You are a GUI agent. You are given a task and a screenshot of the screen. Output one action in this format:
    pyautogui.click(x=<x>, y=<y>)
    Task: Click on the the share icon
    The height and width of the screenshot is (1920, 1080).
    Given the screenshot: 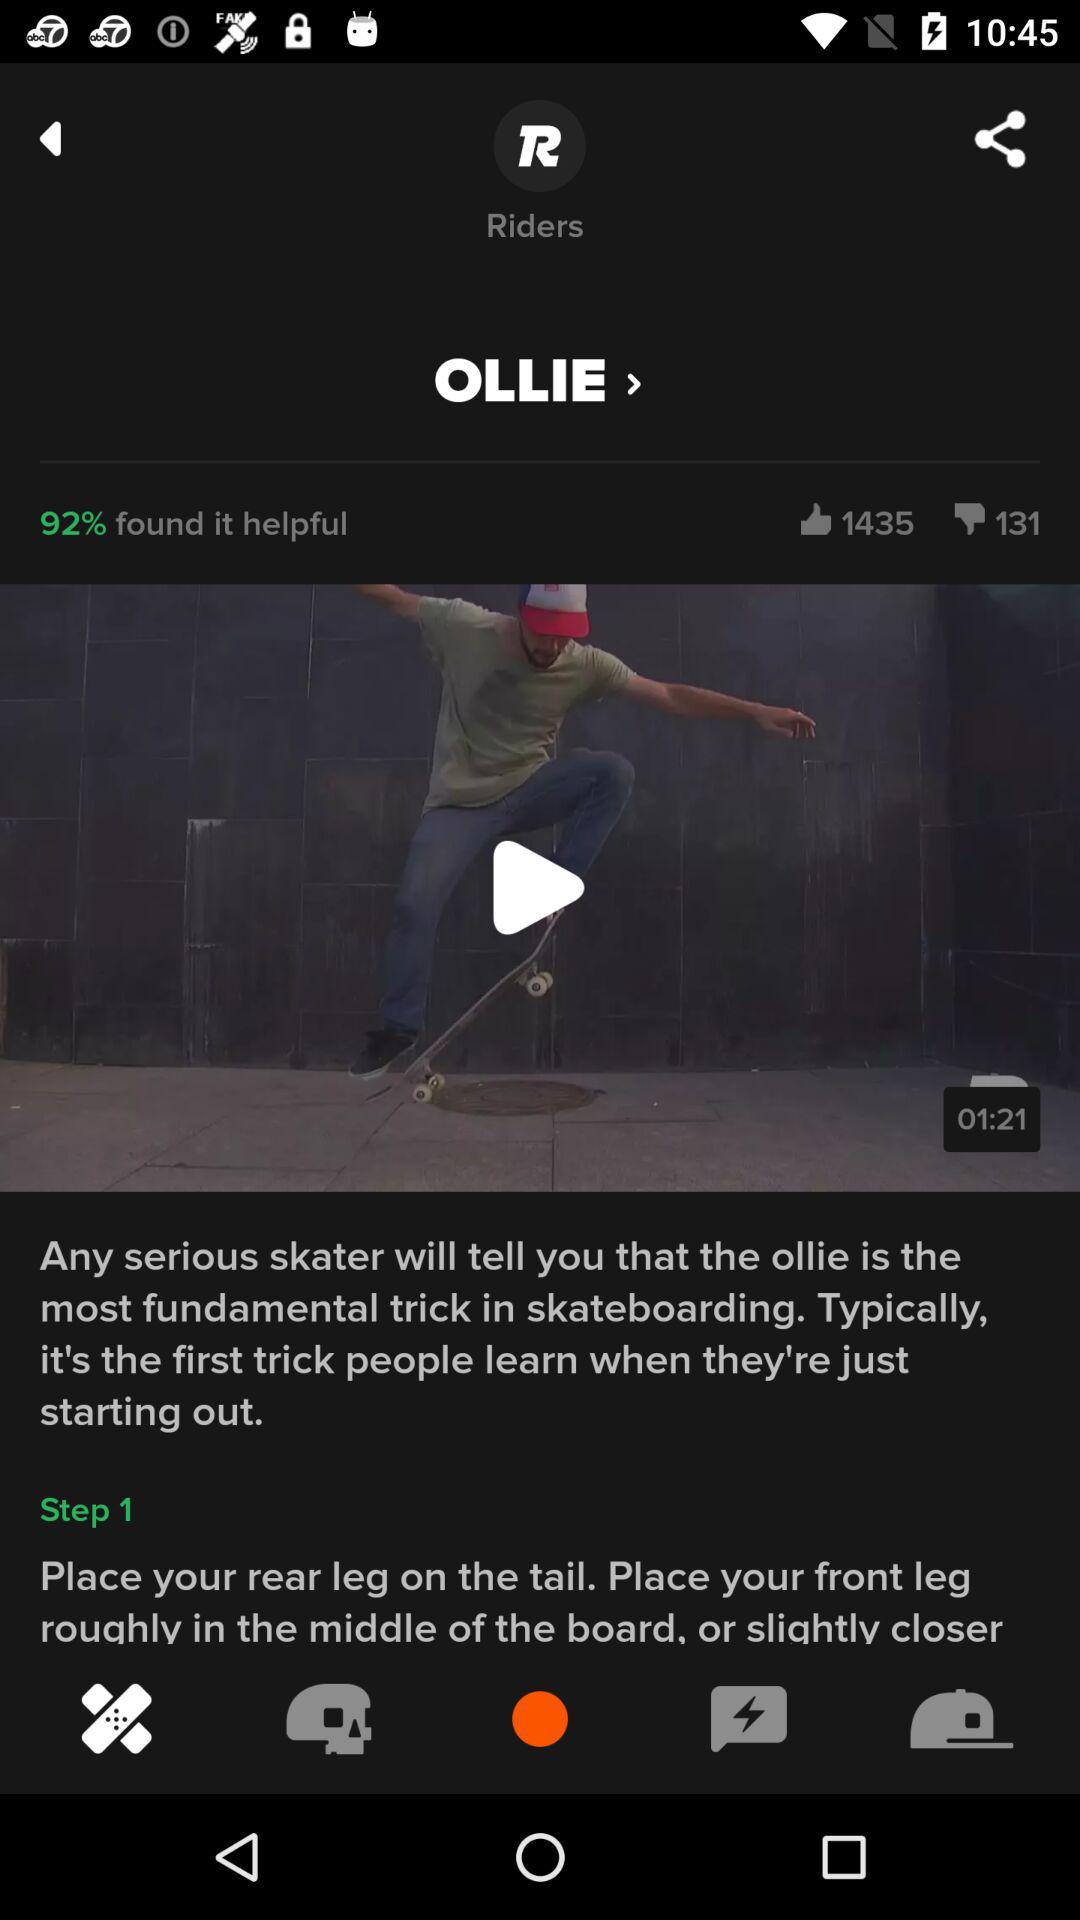 What is the action you would take?
    pyautogui.click(x=1000, y=138)
    